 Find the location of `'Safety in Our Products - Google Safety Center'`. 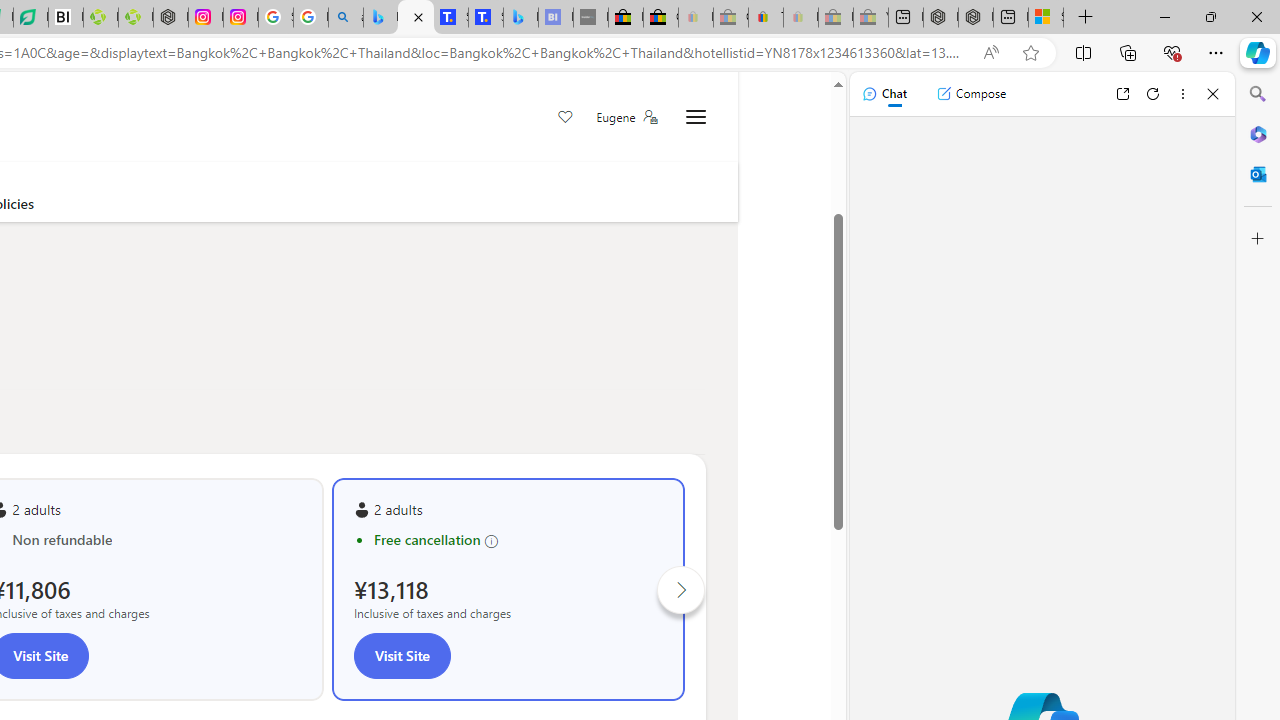

'Safety in Our Products - Google Safety Center' is located at coordinates (274, 17).